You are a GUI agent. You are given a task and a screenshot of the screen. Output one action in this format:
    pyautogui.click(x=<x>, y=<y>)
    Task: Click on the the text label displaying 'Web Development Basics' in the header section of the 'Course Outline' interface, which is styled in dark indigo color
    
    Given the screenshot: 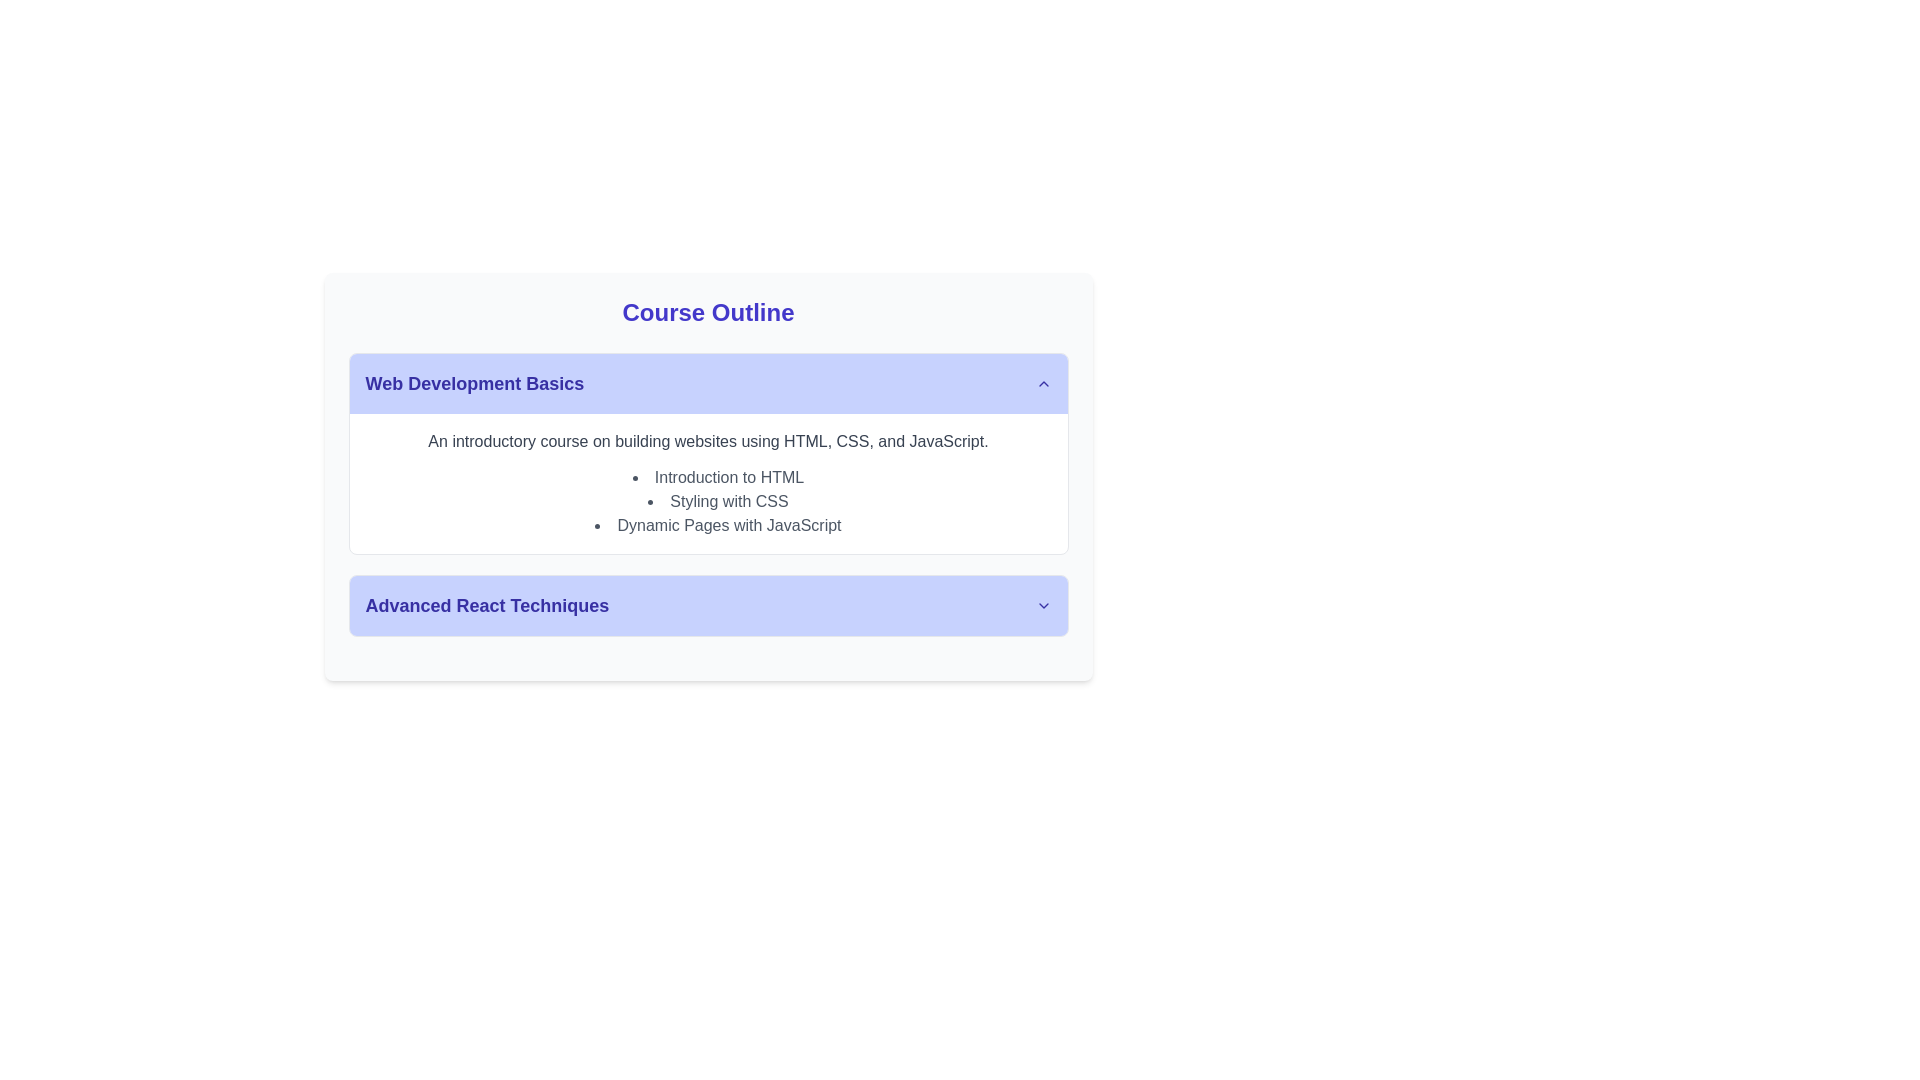 What is the action you would take?
    pyautogui.click(x=473, y=384)
    